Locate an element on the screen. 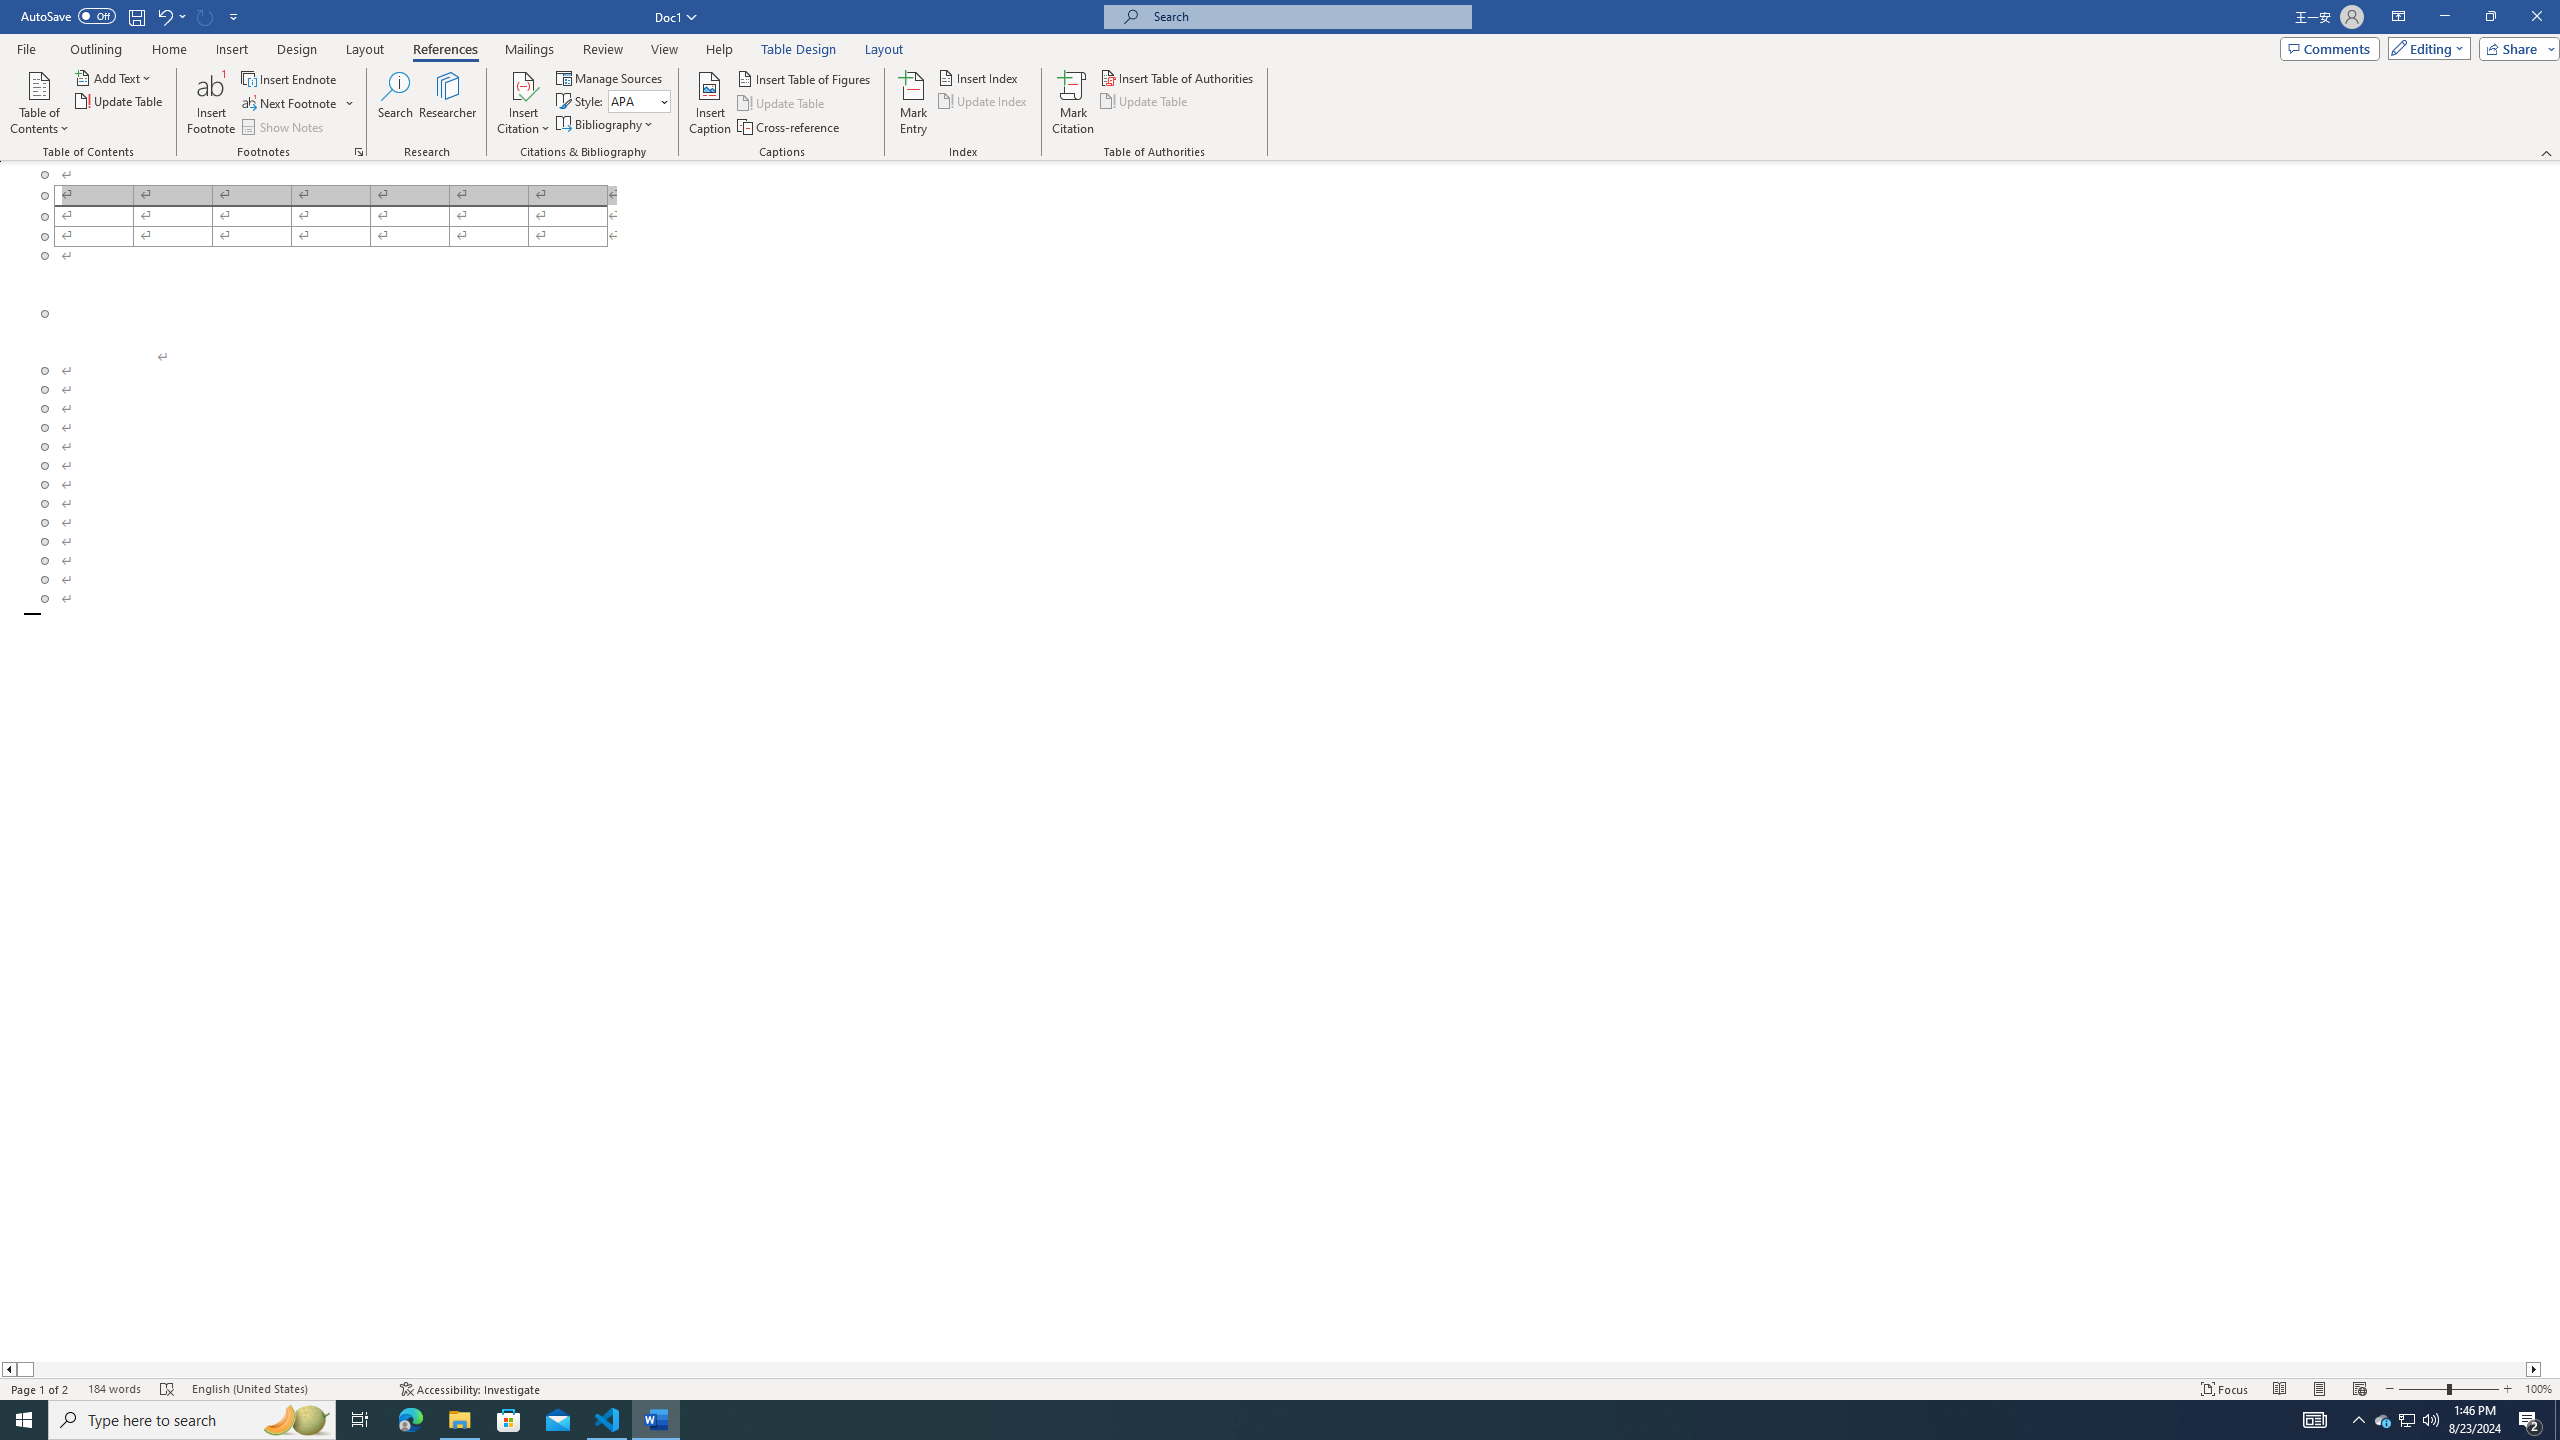 The image size is (2560, 1440). 'Table of Contents' is located at coordinates (38, 103).